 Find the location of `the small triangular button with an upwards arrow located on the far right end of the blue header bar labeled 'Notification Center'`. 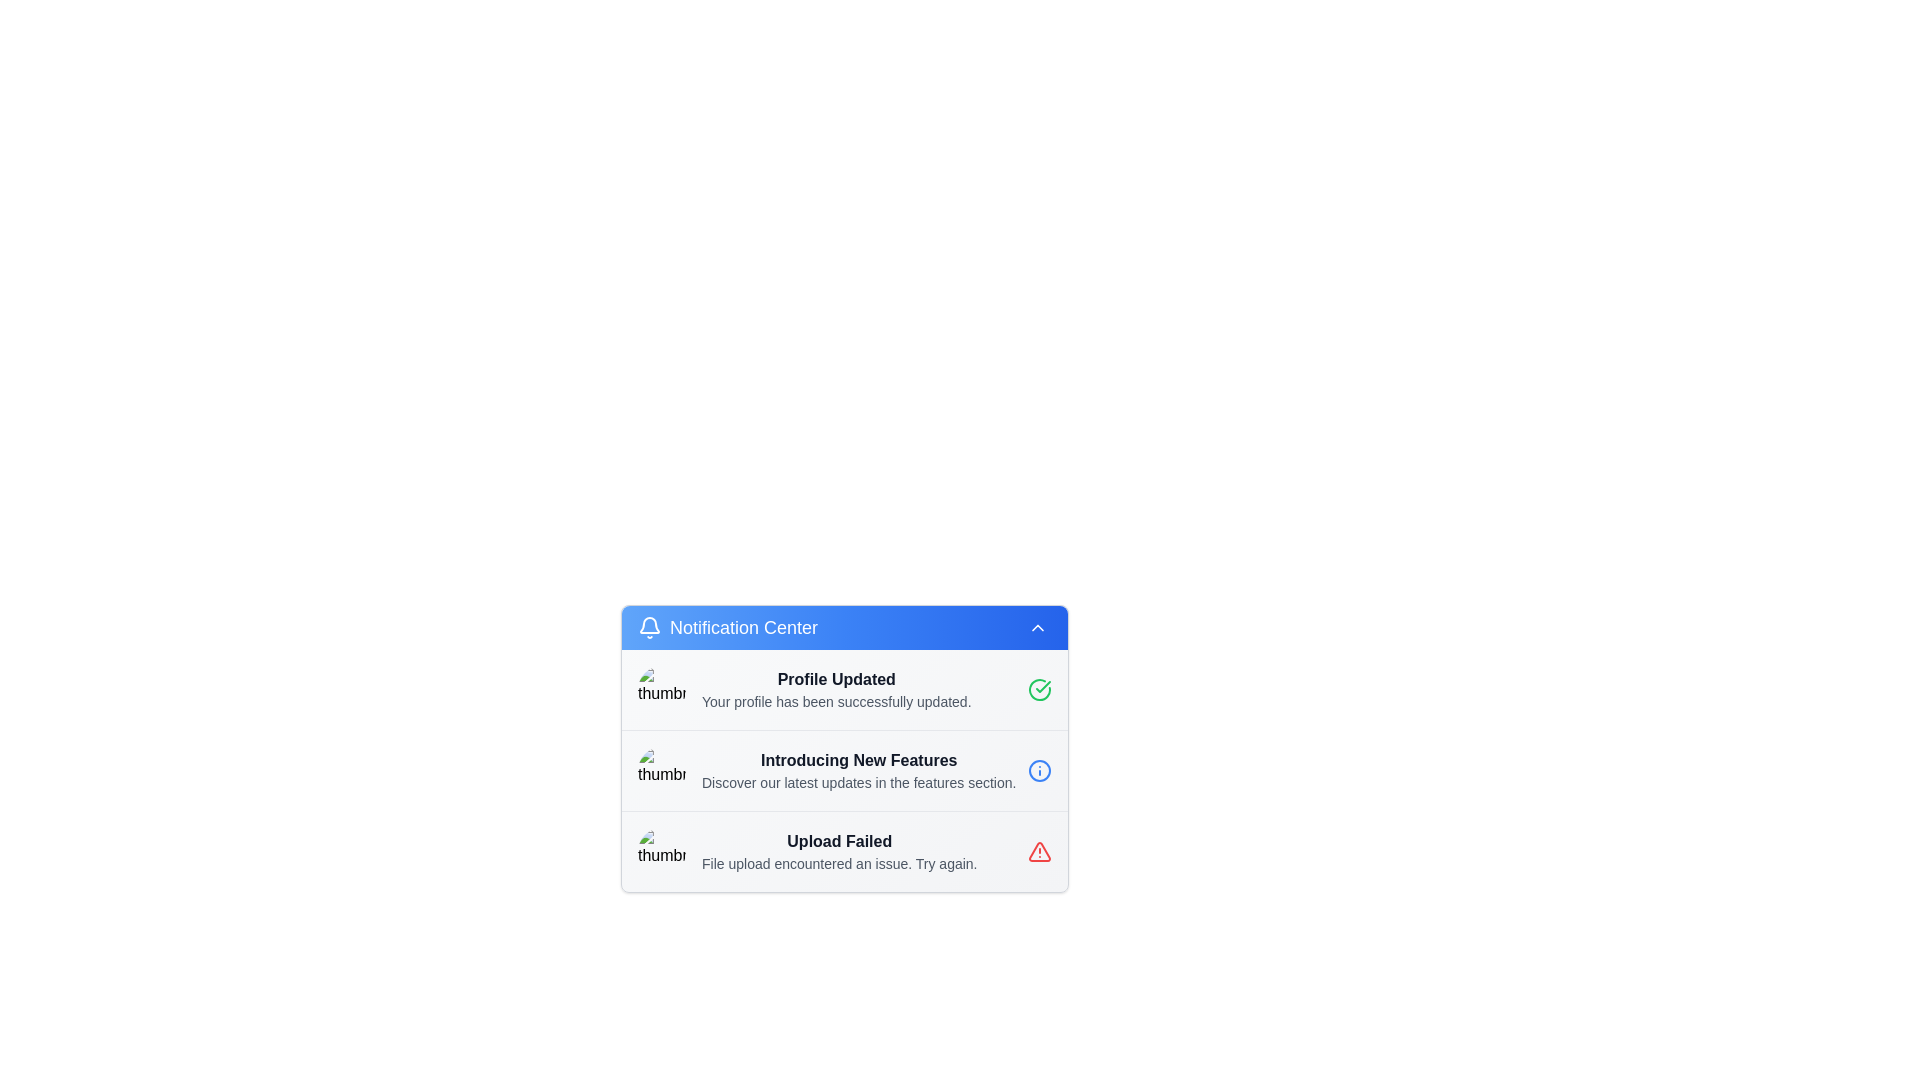

the small triangular button with an upwards arrow located on the far right end of the blue header bar labeled 'Notification Center' is located at coordinates (1037, 627).